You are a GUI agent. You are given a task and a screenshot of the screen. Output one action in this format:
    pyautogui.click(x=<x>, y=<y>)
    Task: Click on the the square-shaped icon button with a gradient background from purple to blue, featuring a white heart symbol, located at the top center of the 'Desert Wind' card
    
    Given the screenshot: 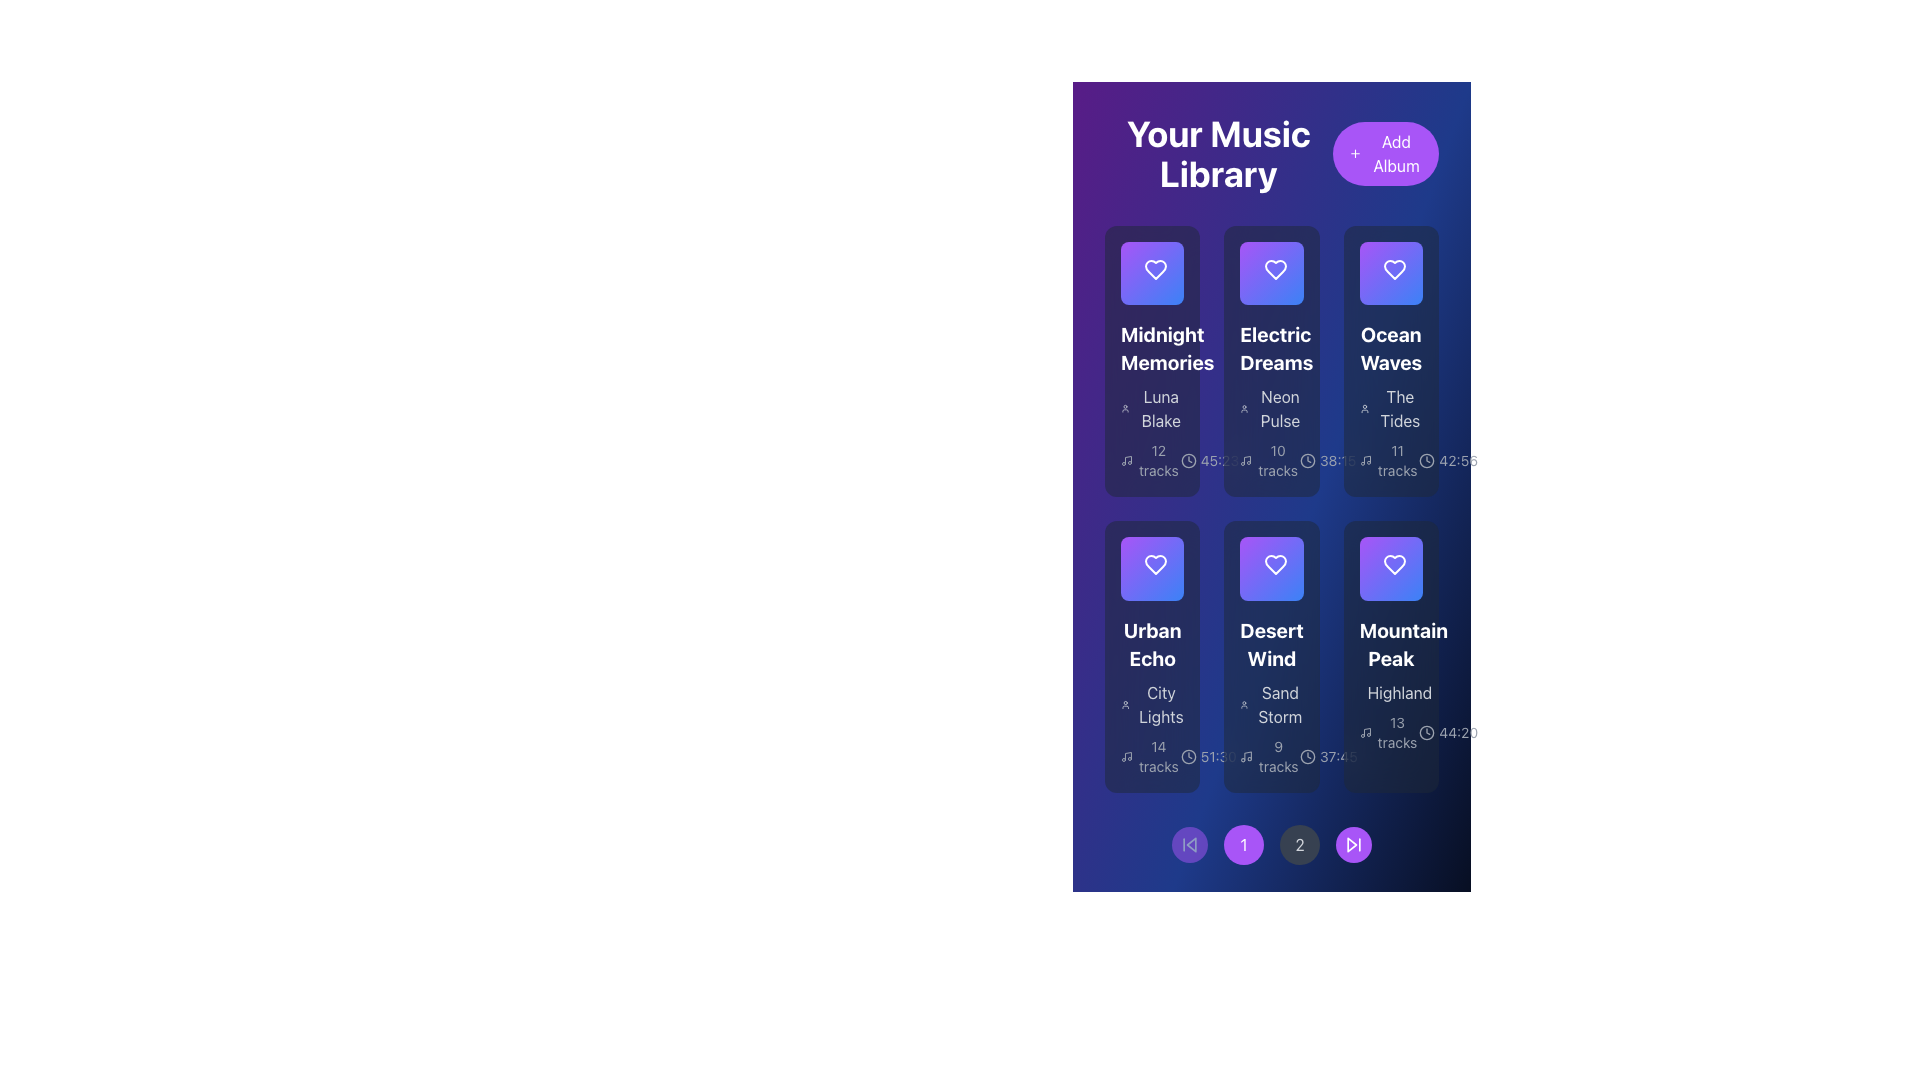 What is the action you would take?
    pyautogui.click(x=1271, y=569)
    